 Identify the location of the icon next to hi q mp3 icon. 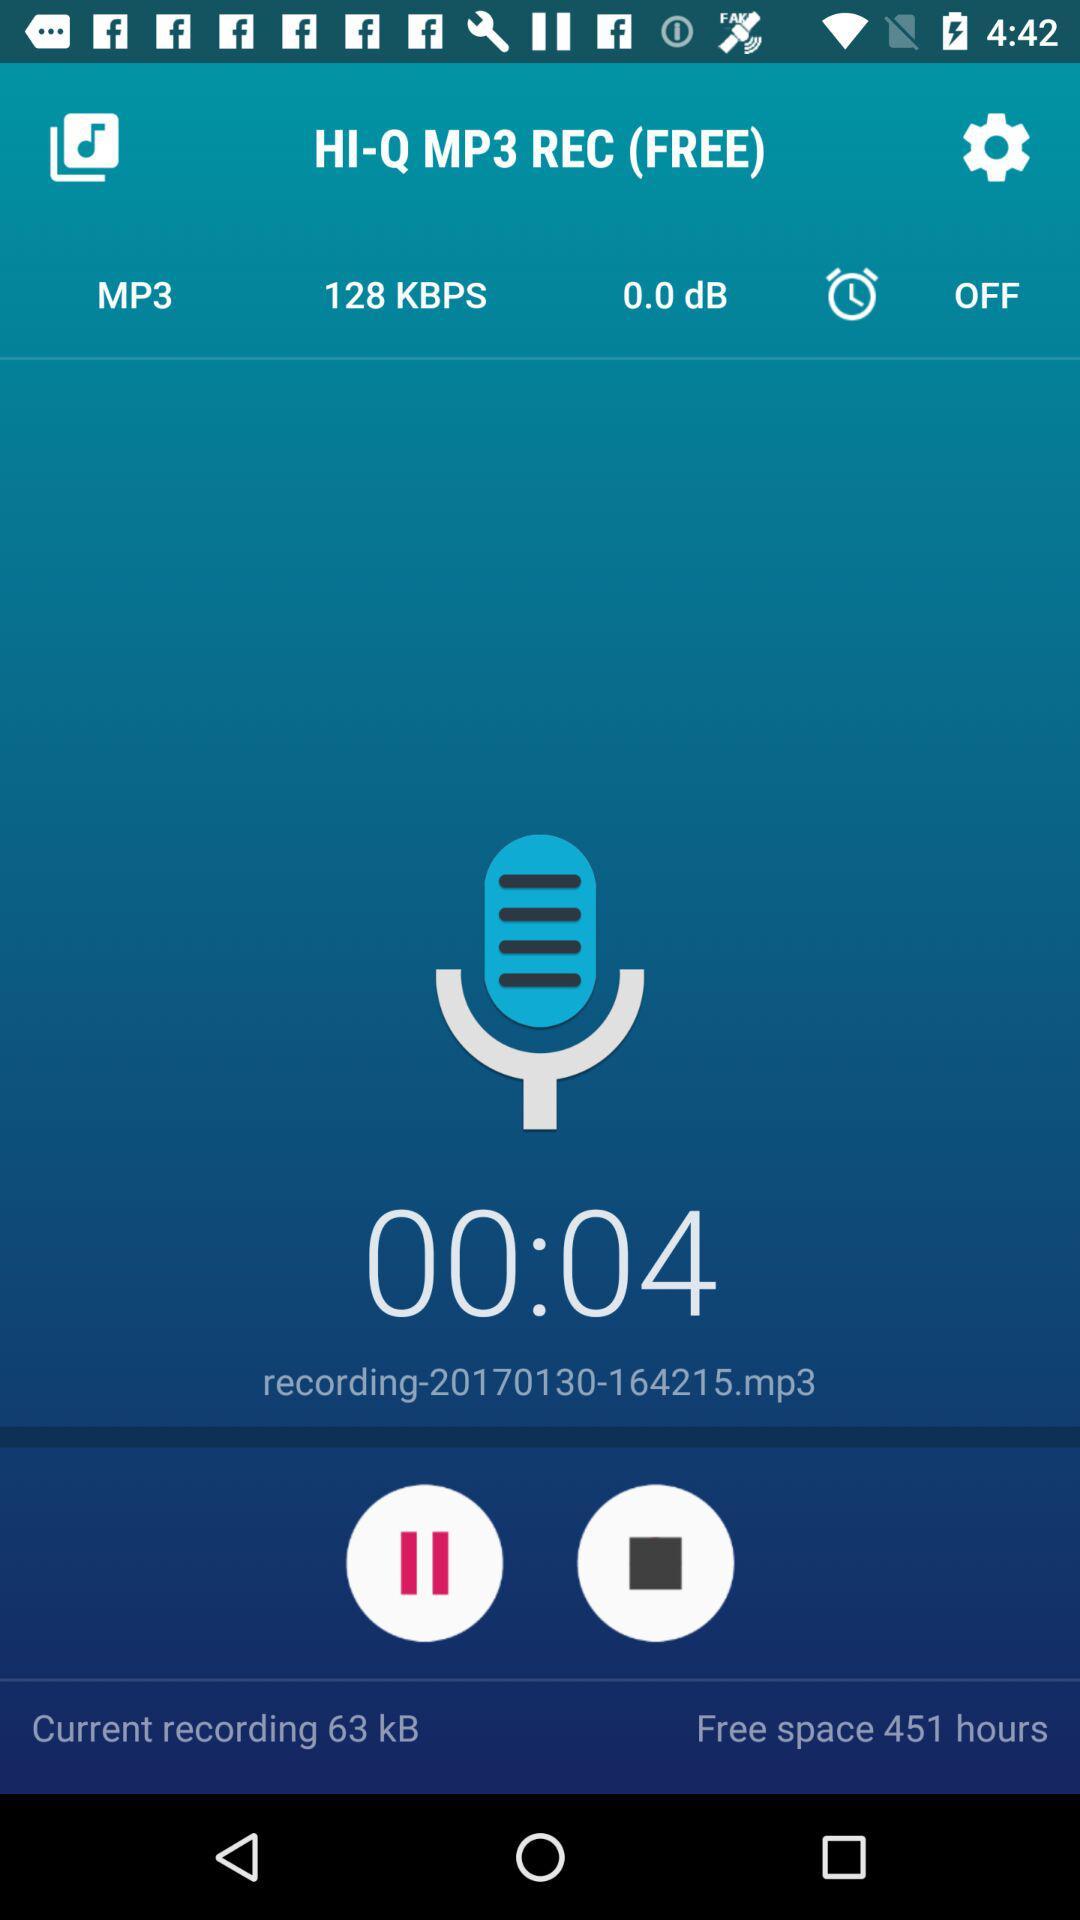
(83, 146).